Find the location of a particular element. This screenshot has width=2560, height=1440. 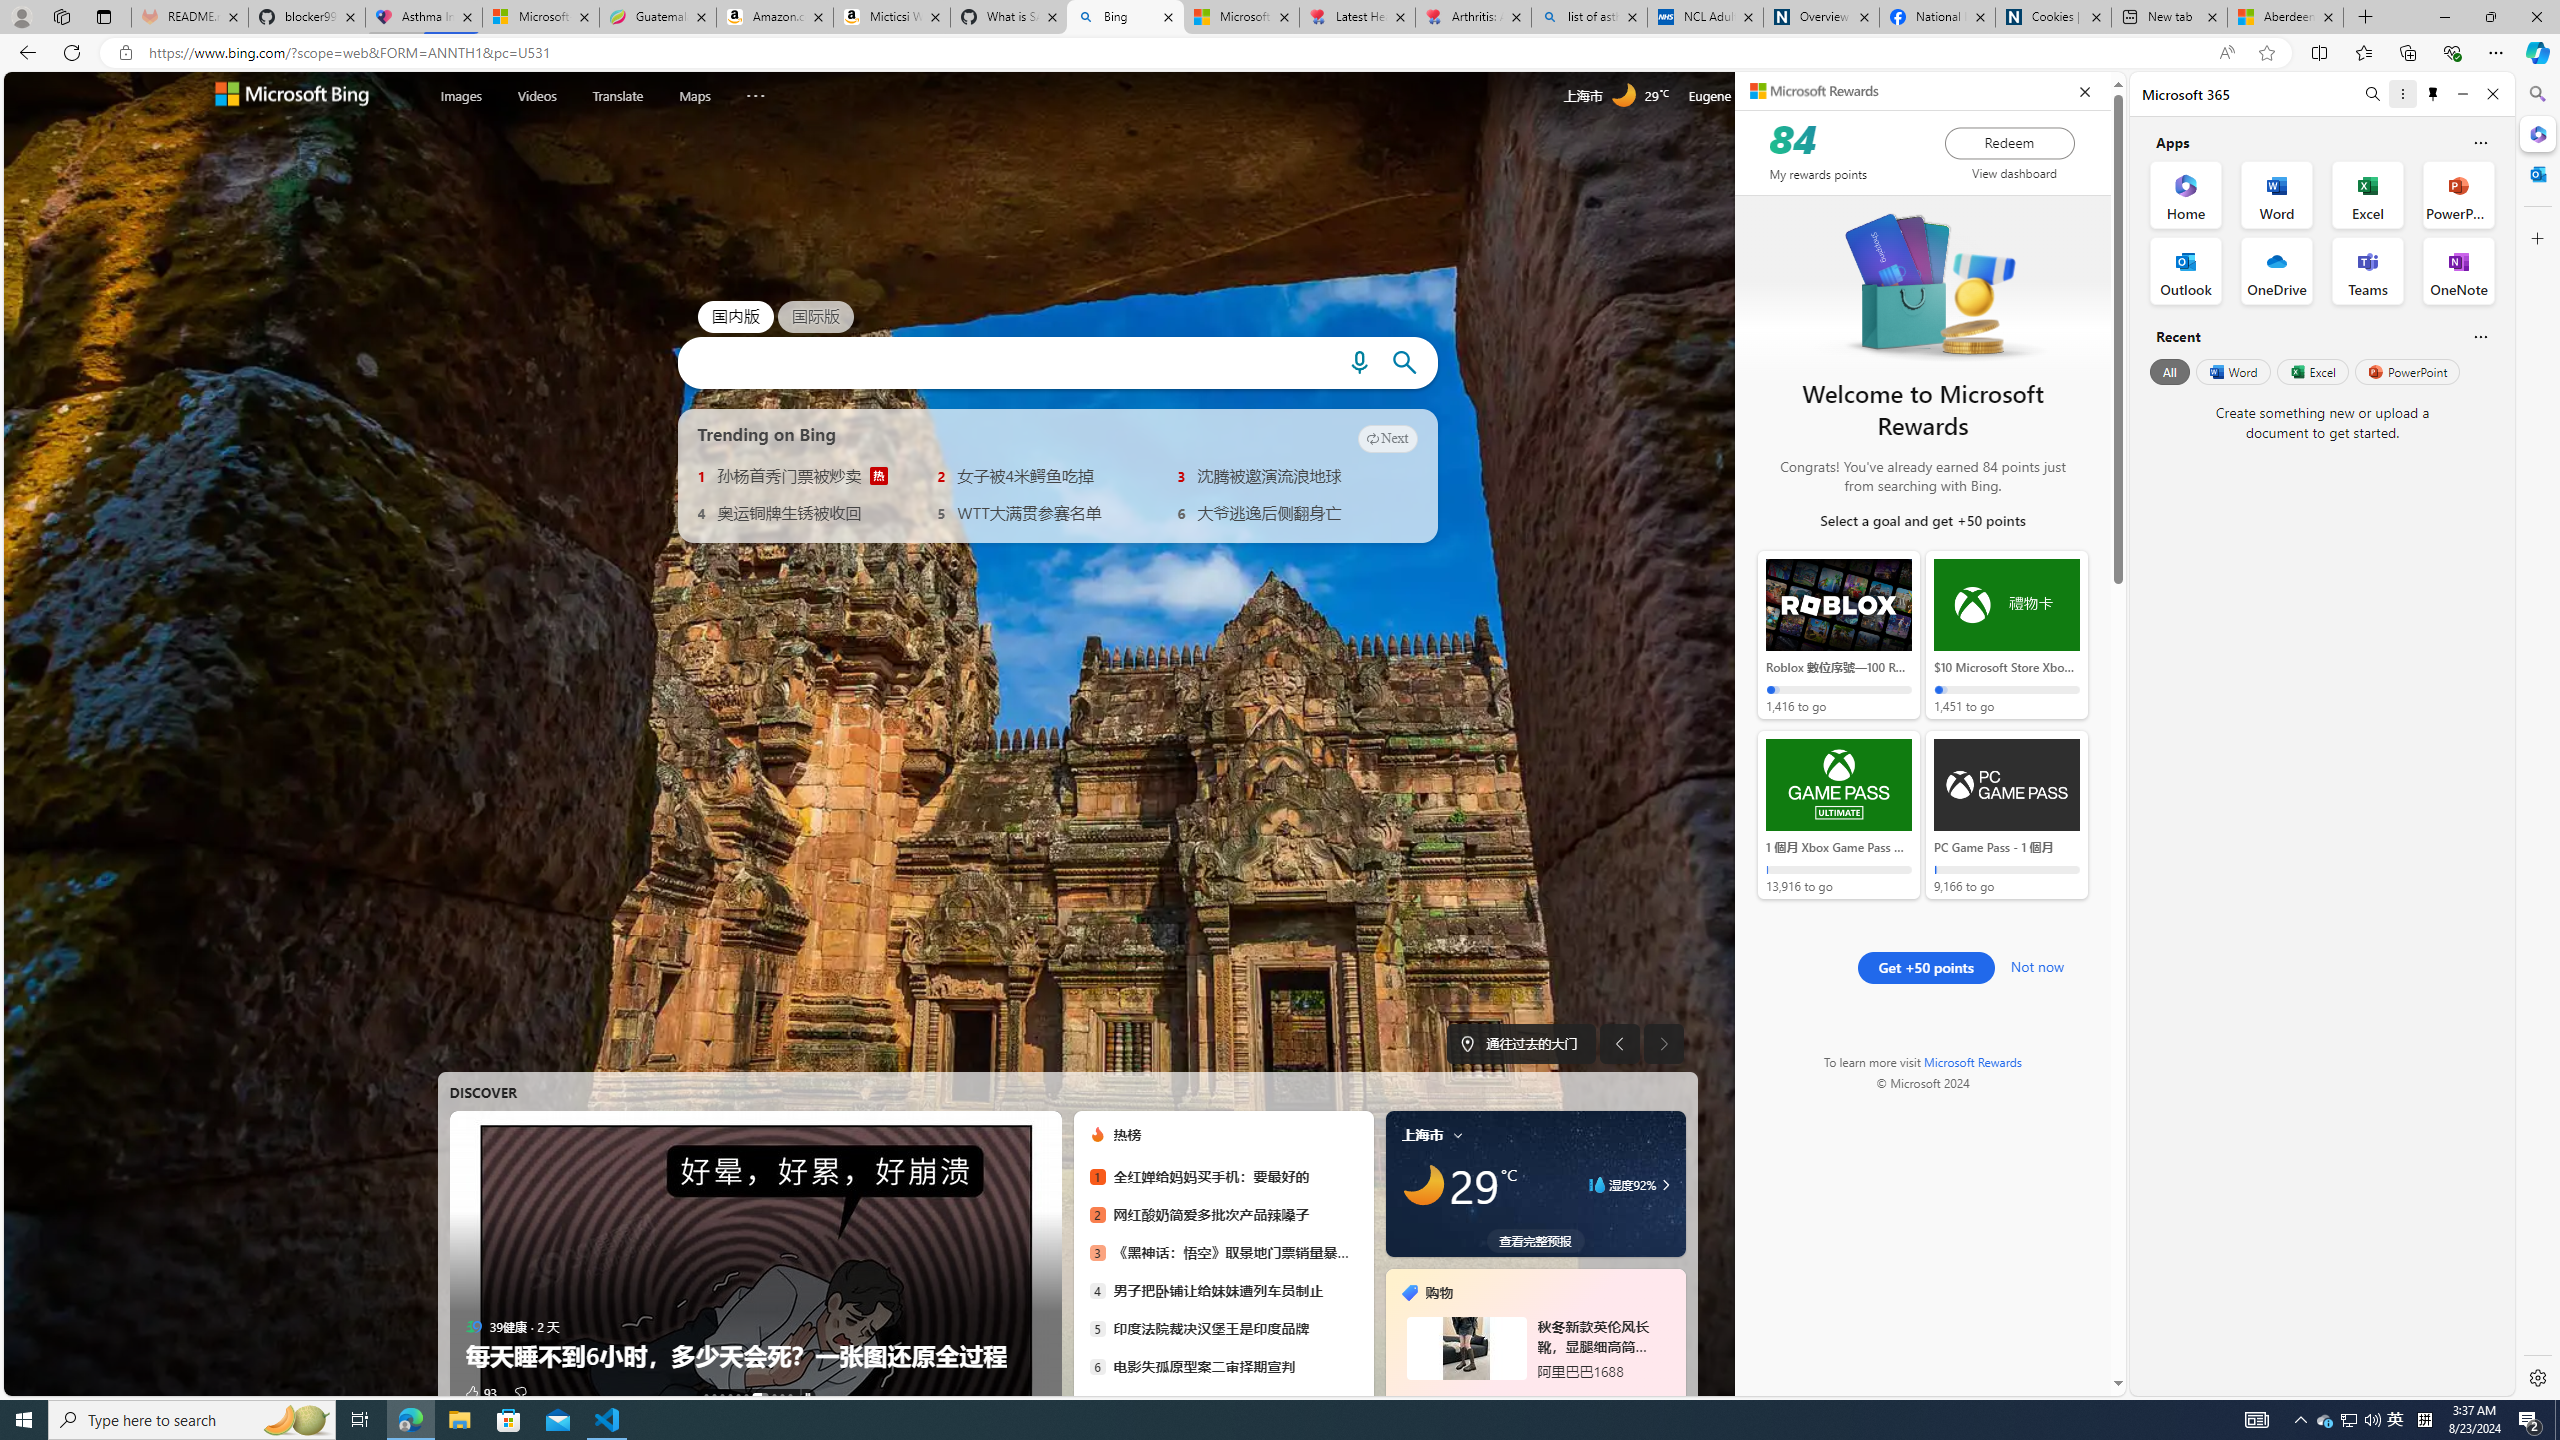

'tab-3' is located at coordinates (1541, 1397).